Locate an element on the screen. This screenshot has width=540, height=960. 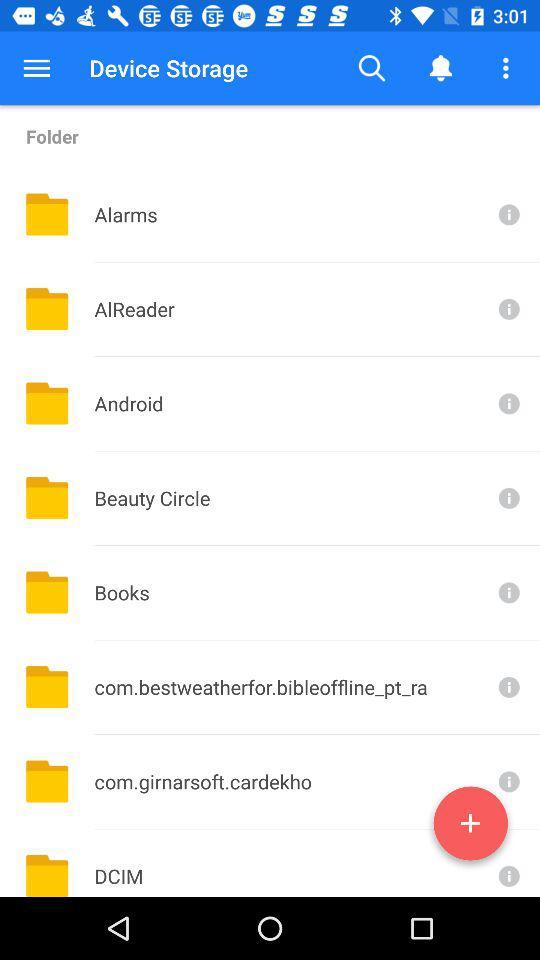
button for folder information is located at coordinates (507, 402).